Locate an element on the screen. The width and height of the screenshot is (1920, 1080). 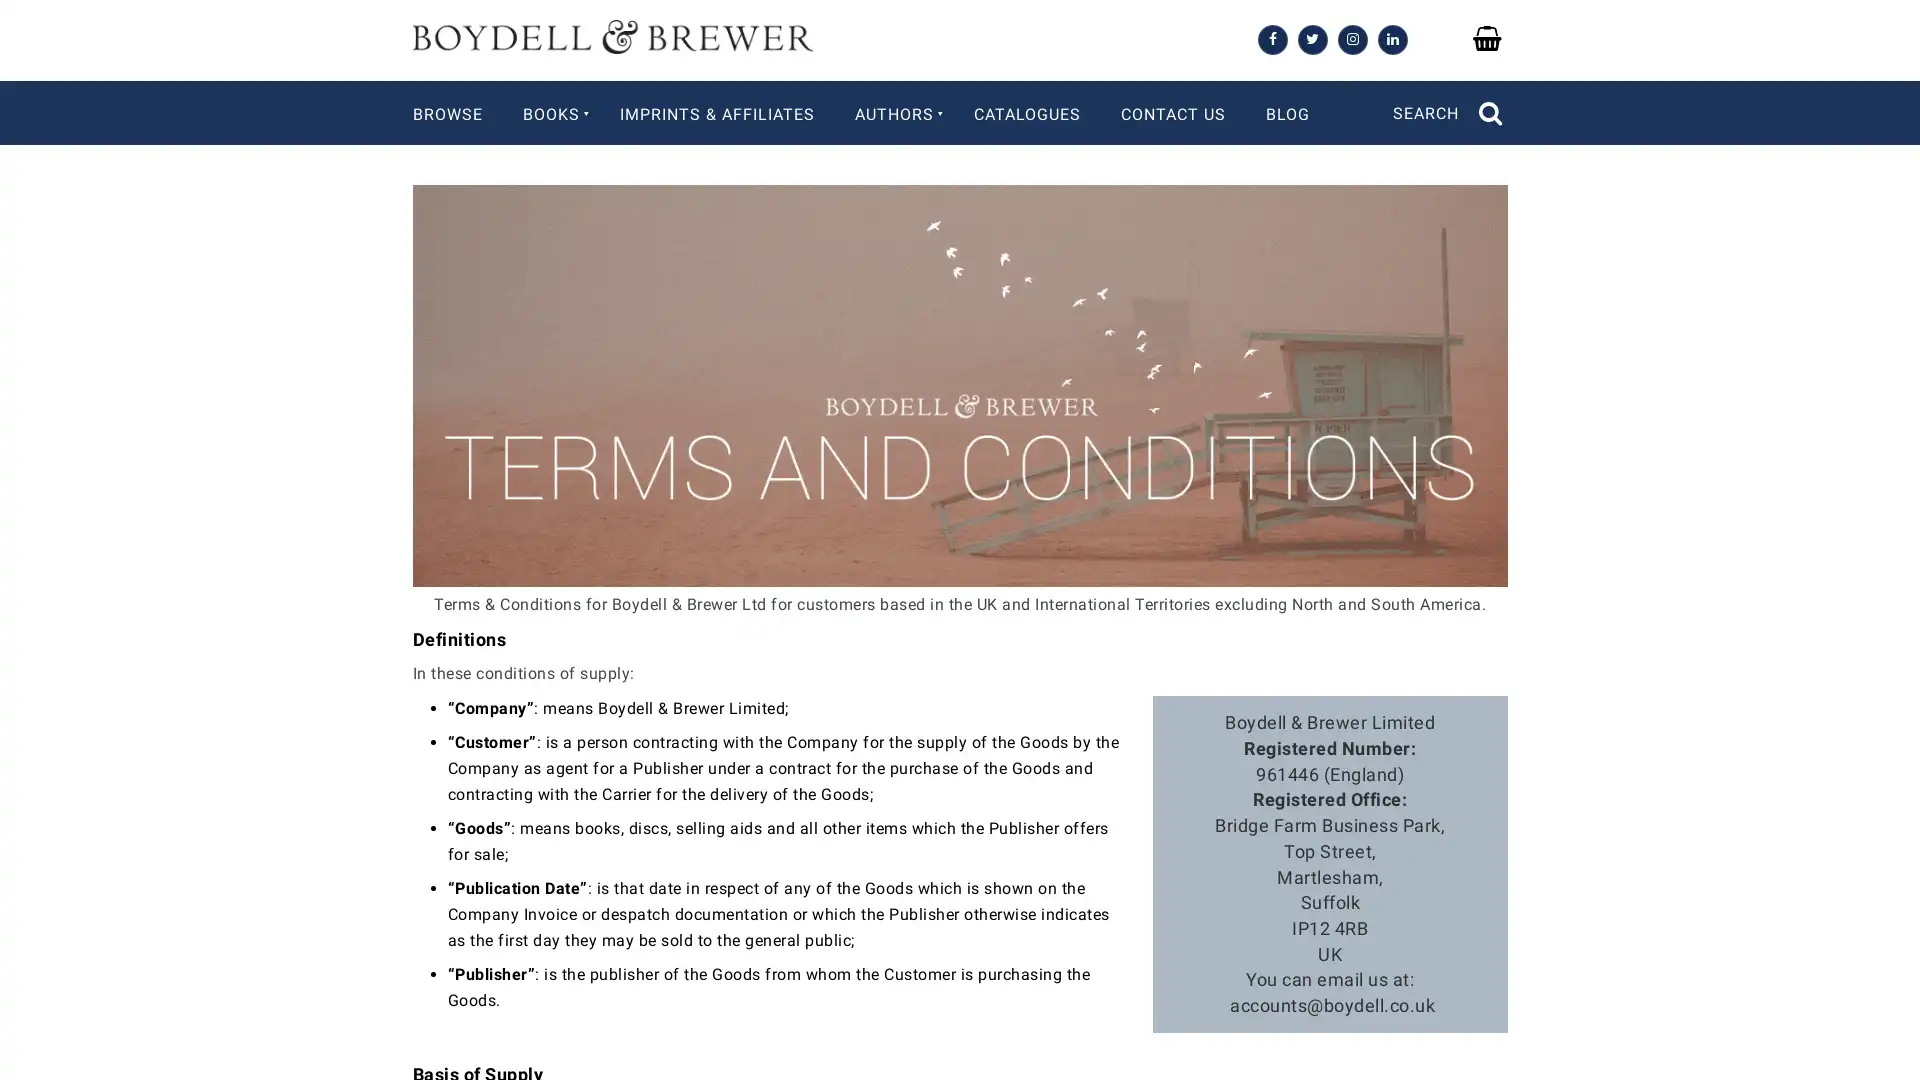
SEARCH is located at coordinates (1449, 111).